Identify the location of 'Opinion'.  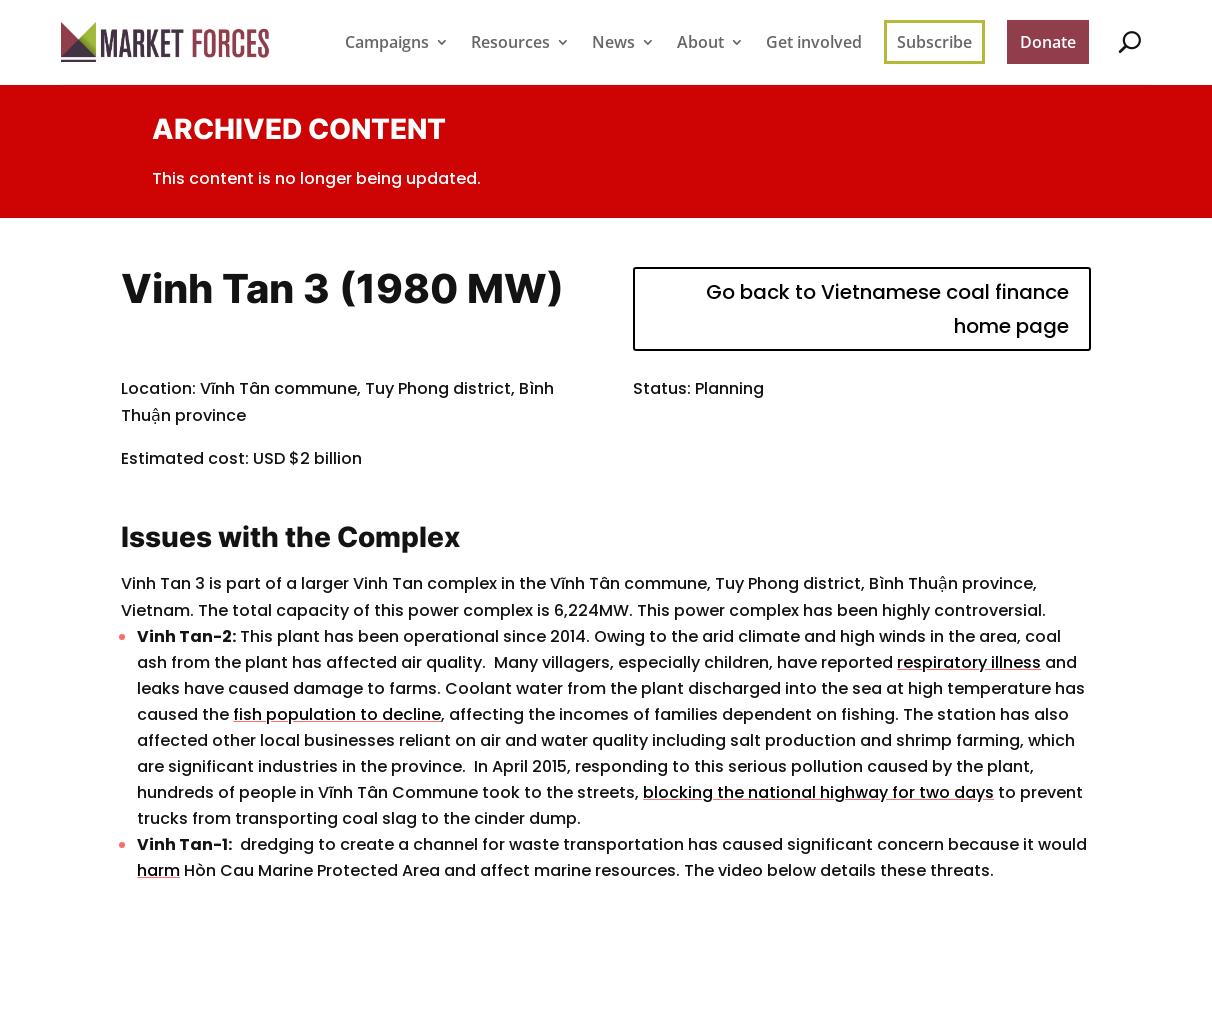
(650, 229).